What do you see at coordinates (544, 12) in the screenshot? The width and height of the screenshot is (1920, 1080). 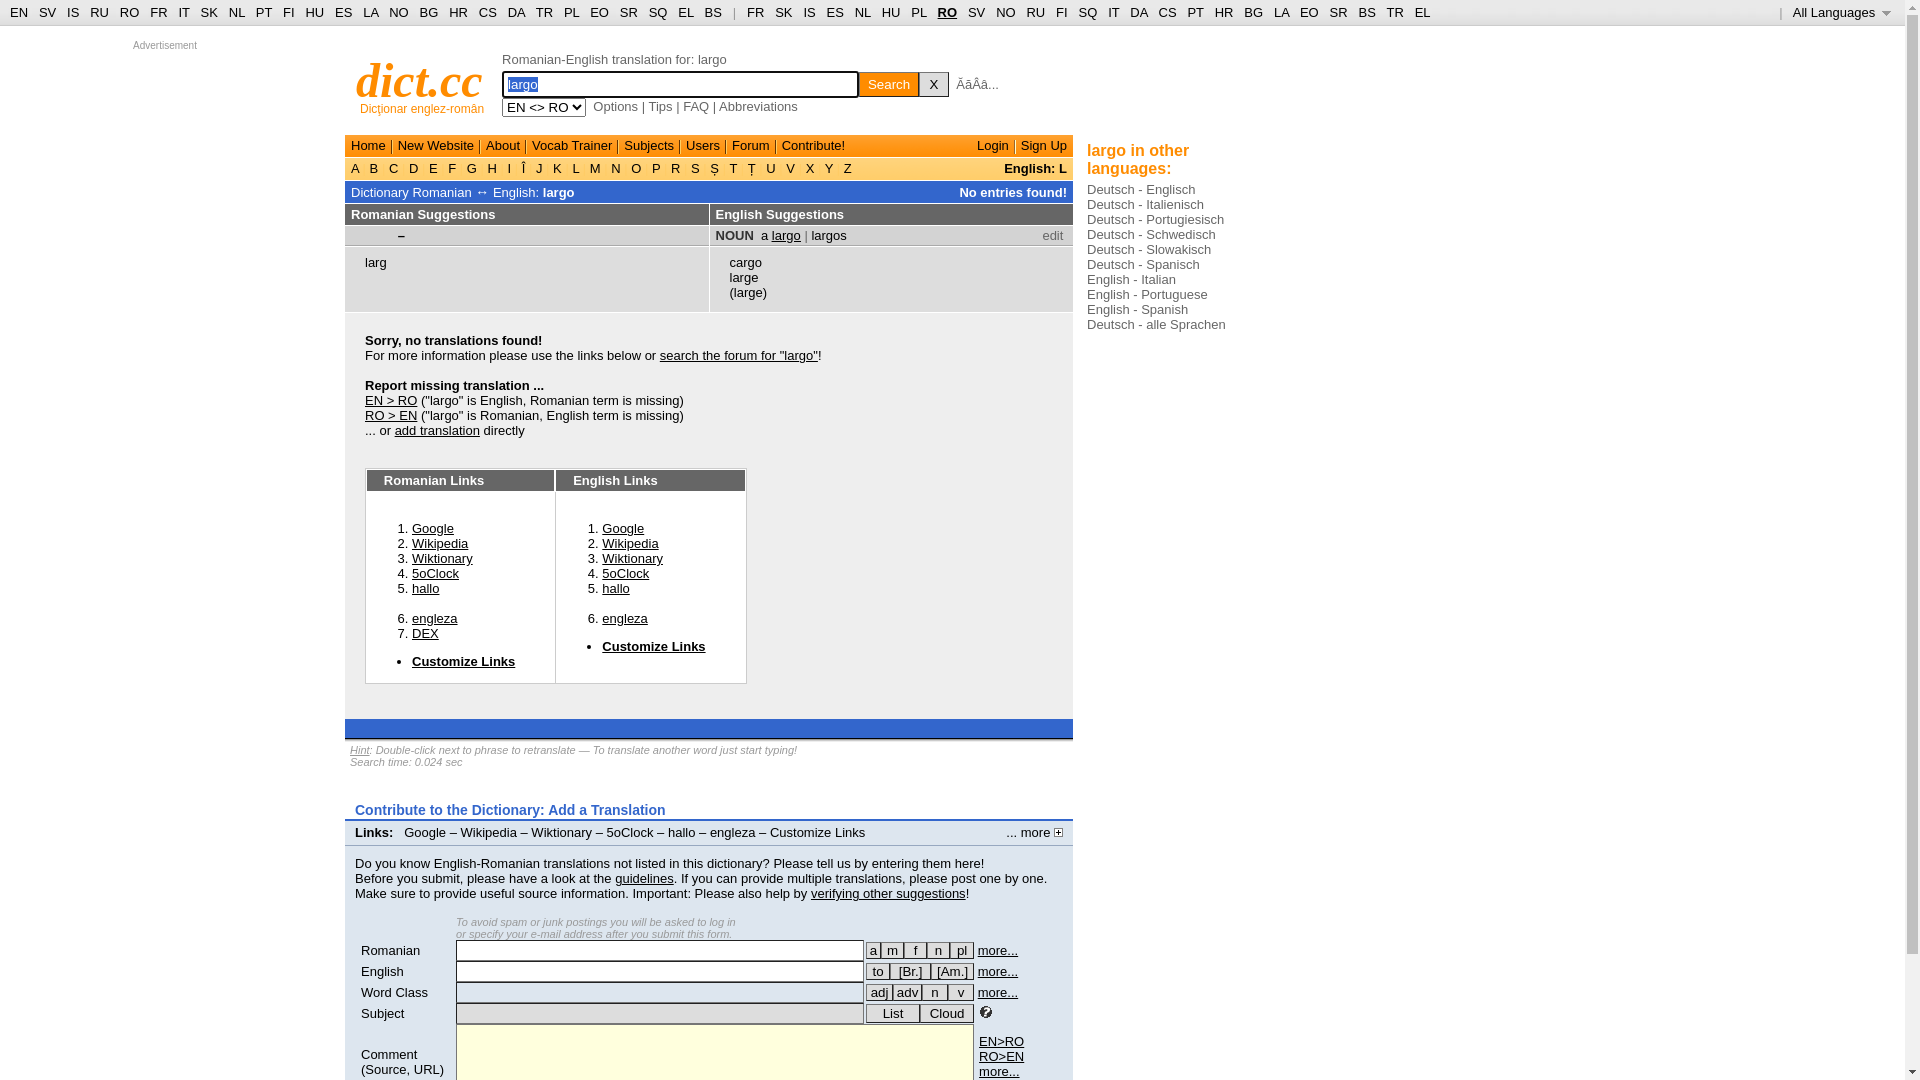 I see `'TR'` at bounding box center [544, 12].